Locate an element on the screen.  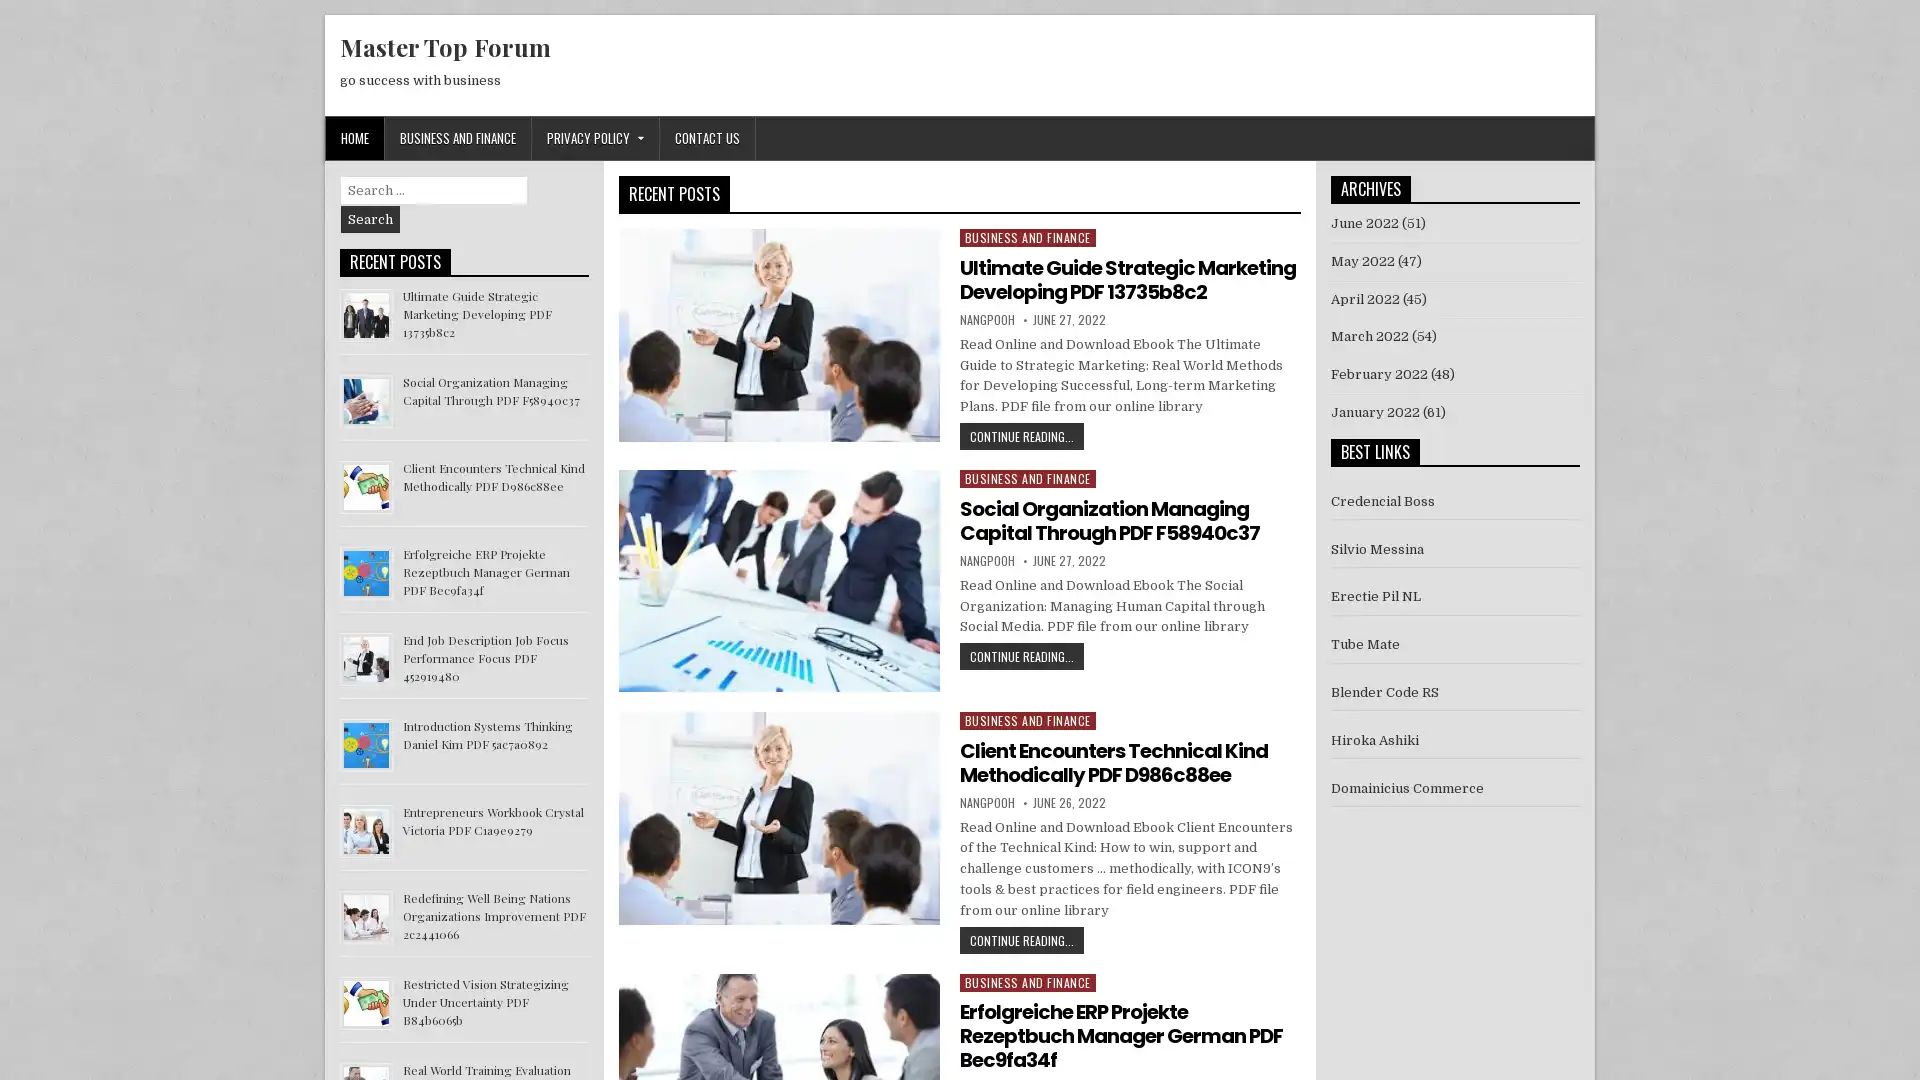
Search is located at coordinates (370, 219).